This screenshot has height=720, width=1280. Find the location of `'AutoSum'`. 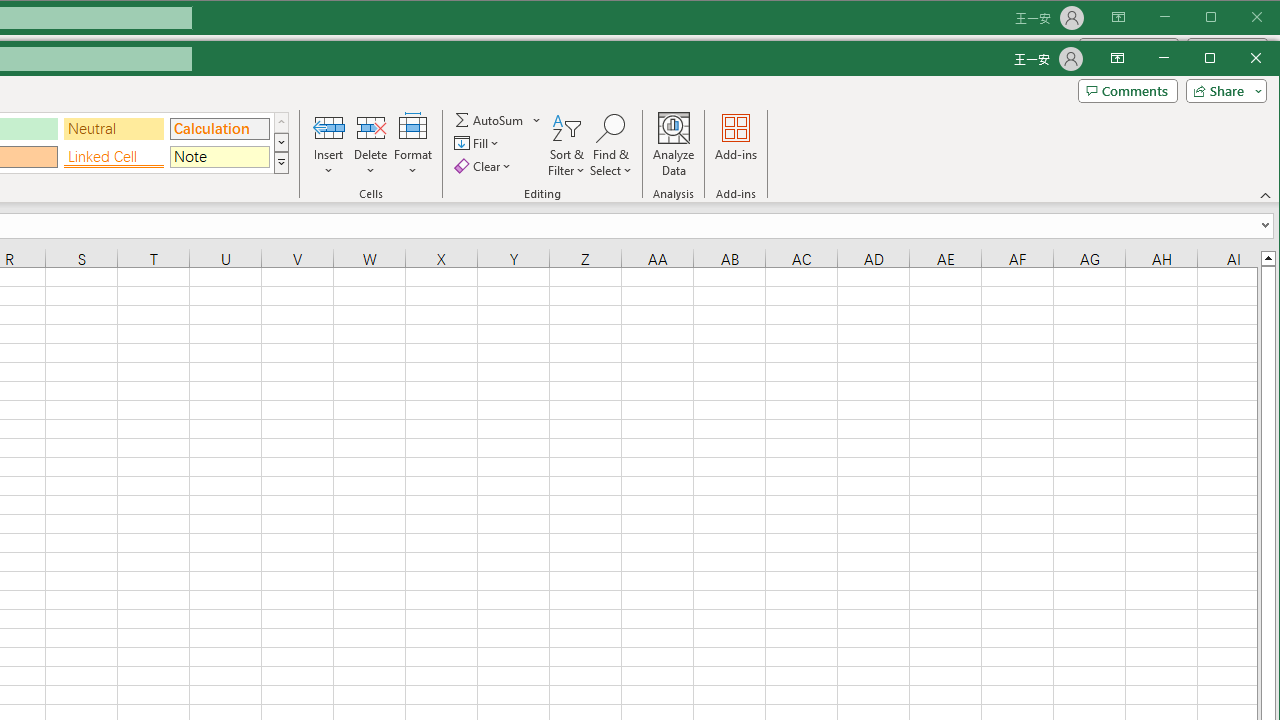

'AutoSum' is located at coordinates (498, 120).